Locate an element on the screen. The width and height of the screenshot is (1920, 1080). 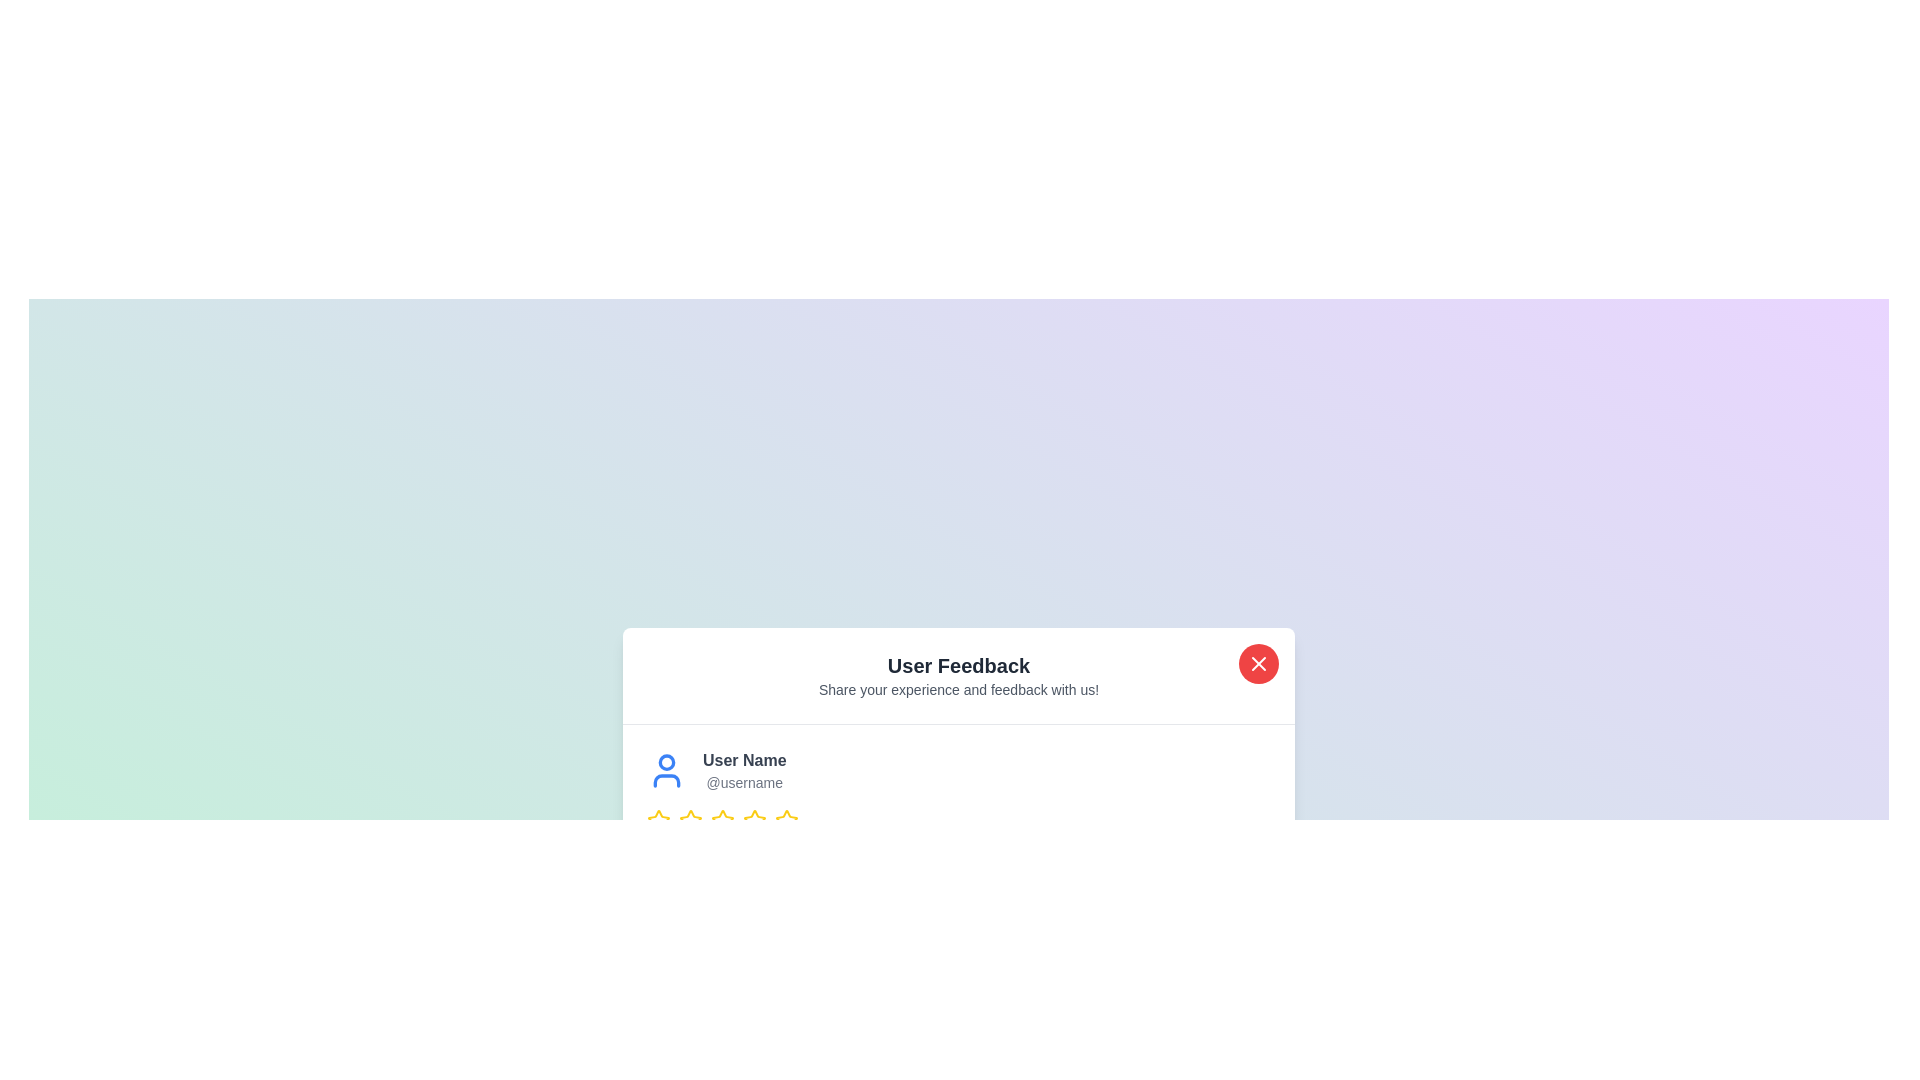
the third star icon, which is yellow and part of a rating system below 'User Name', to observe the hover effect is located at coordinates (691, 820).